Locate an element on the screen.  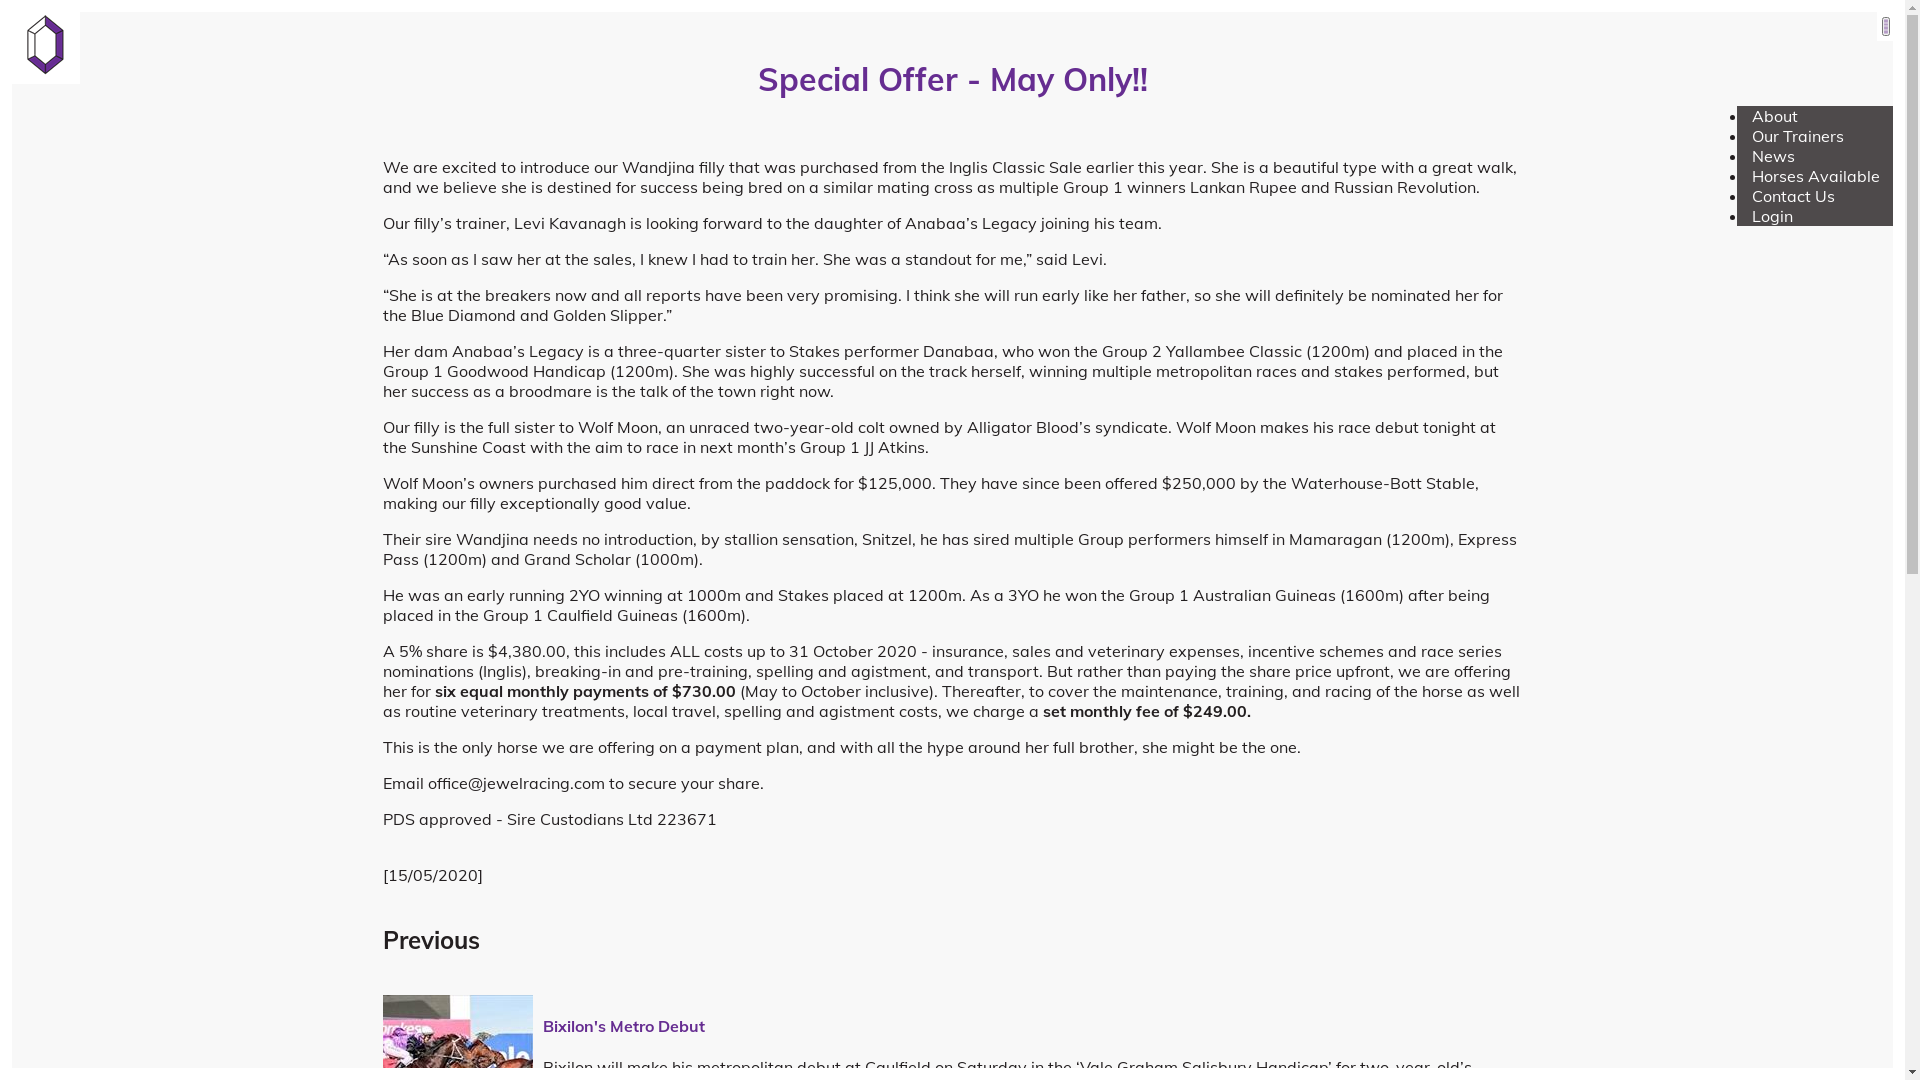
' ' is located at coordinates (1885, 26).